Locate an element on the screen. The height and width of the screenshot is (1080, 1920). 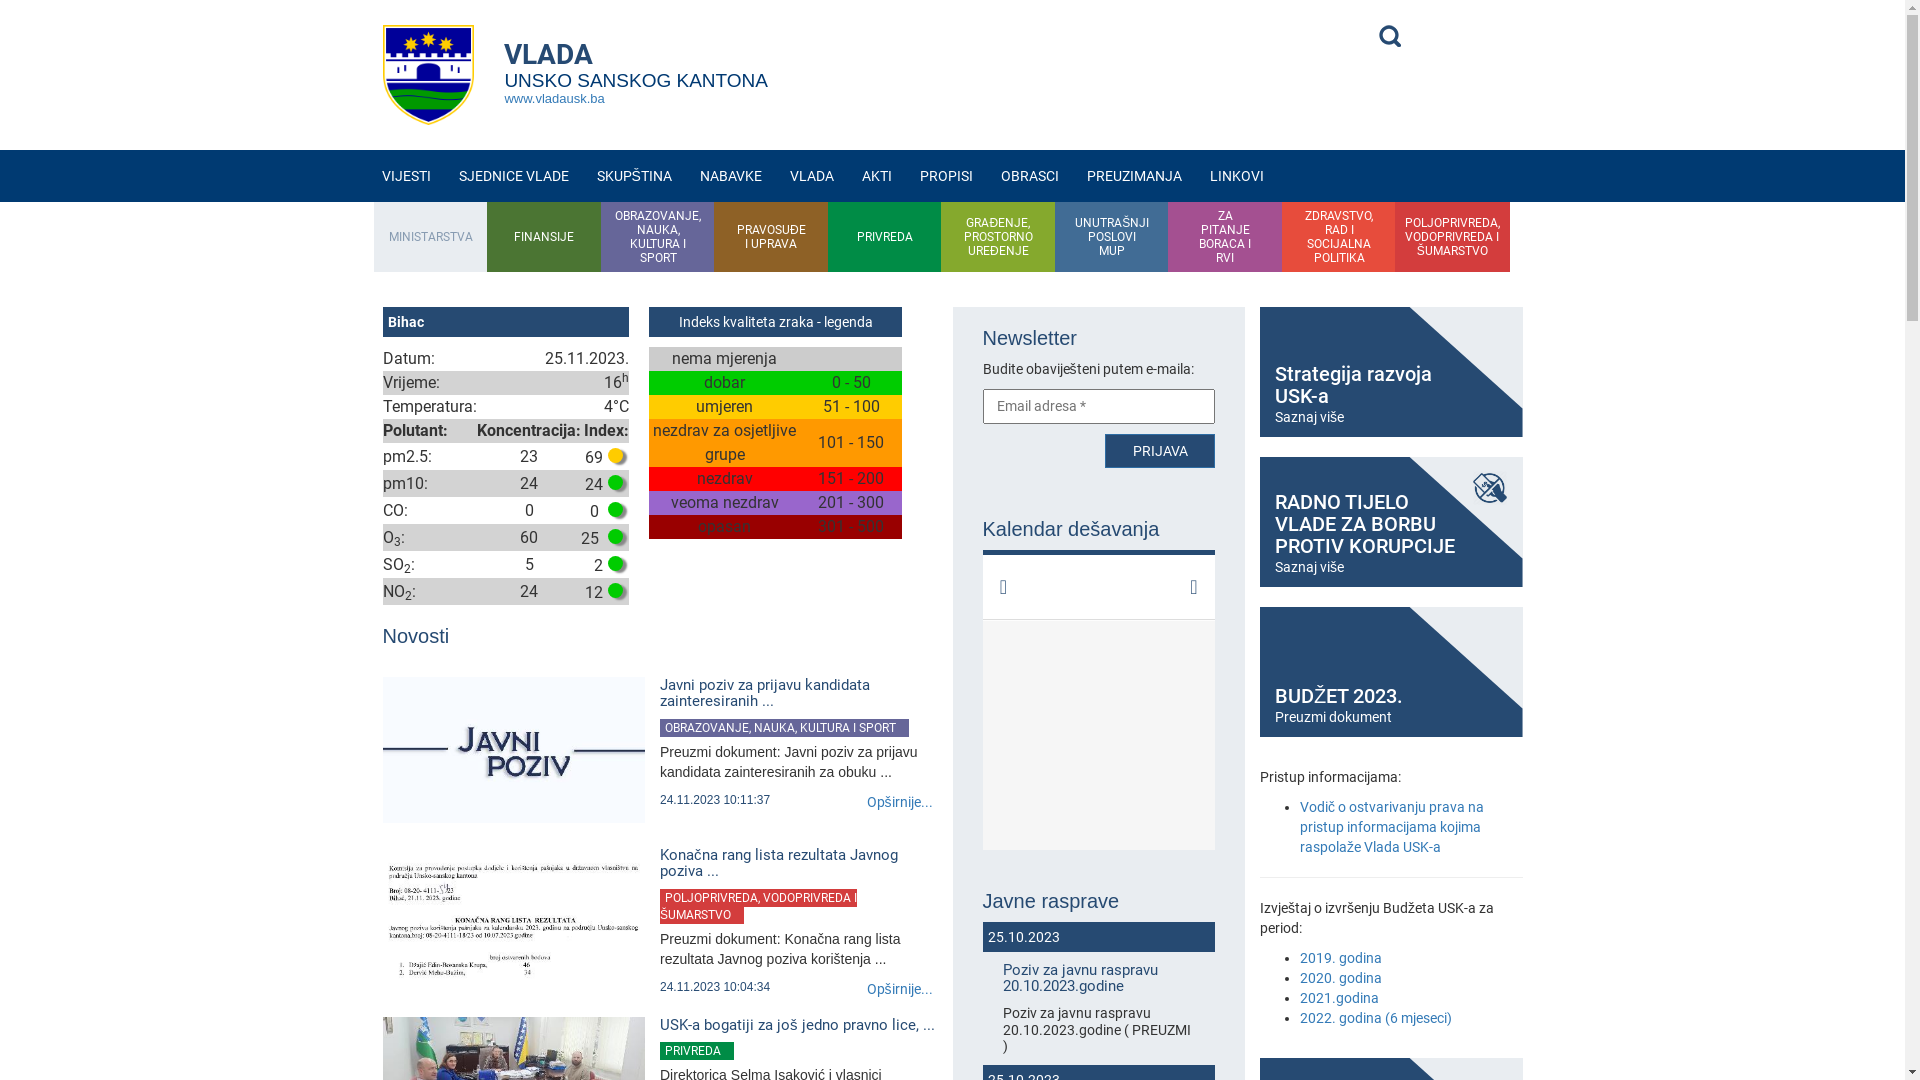
'AKTI' is located at coordinates (877, 175).